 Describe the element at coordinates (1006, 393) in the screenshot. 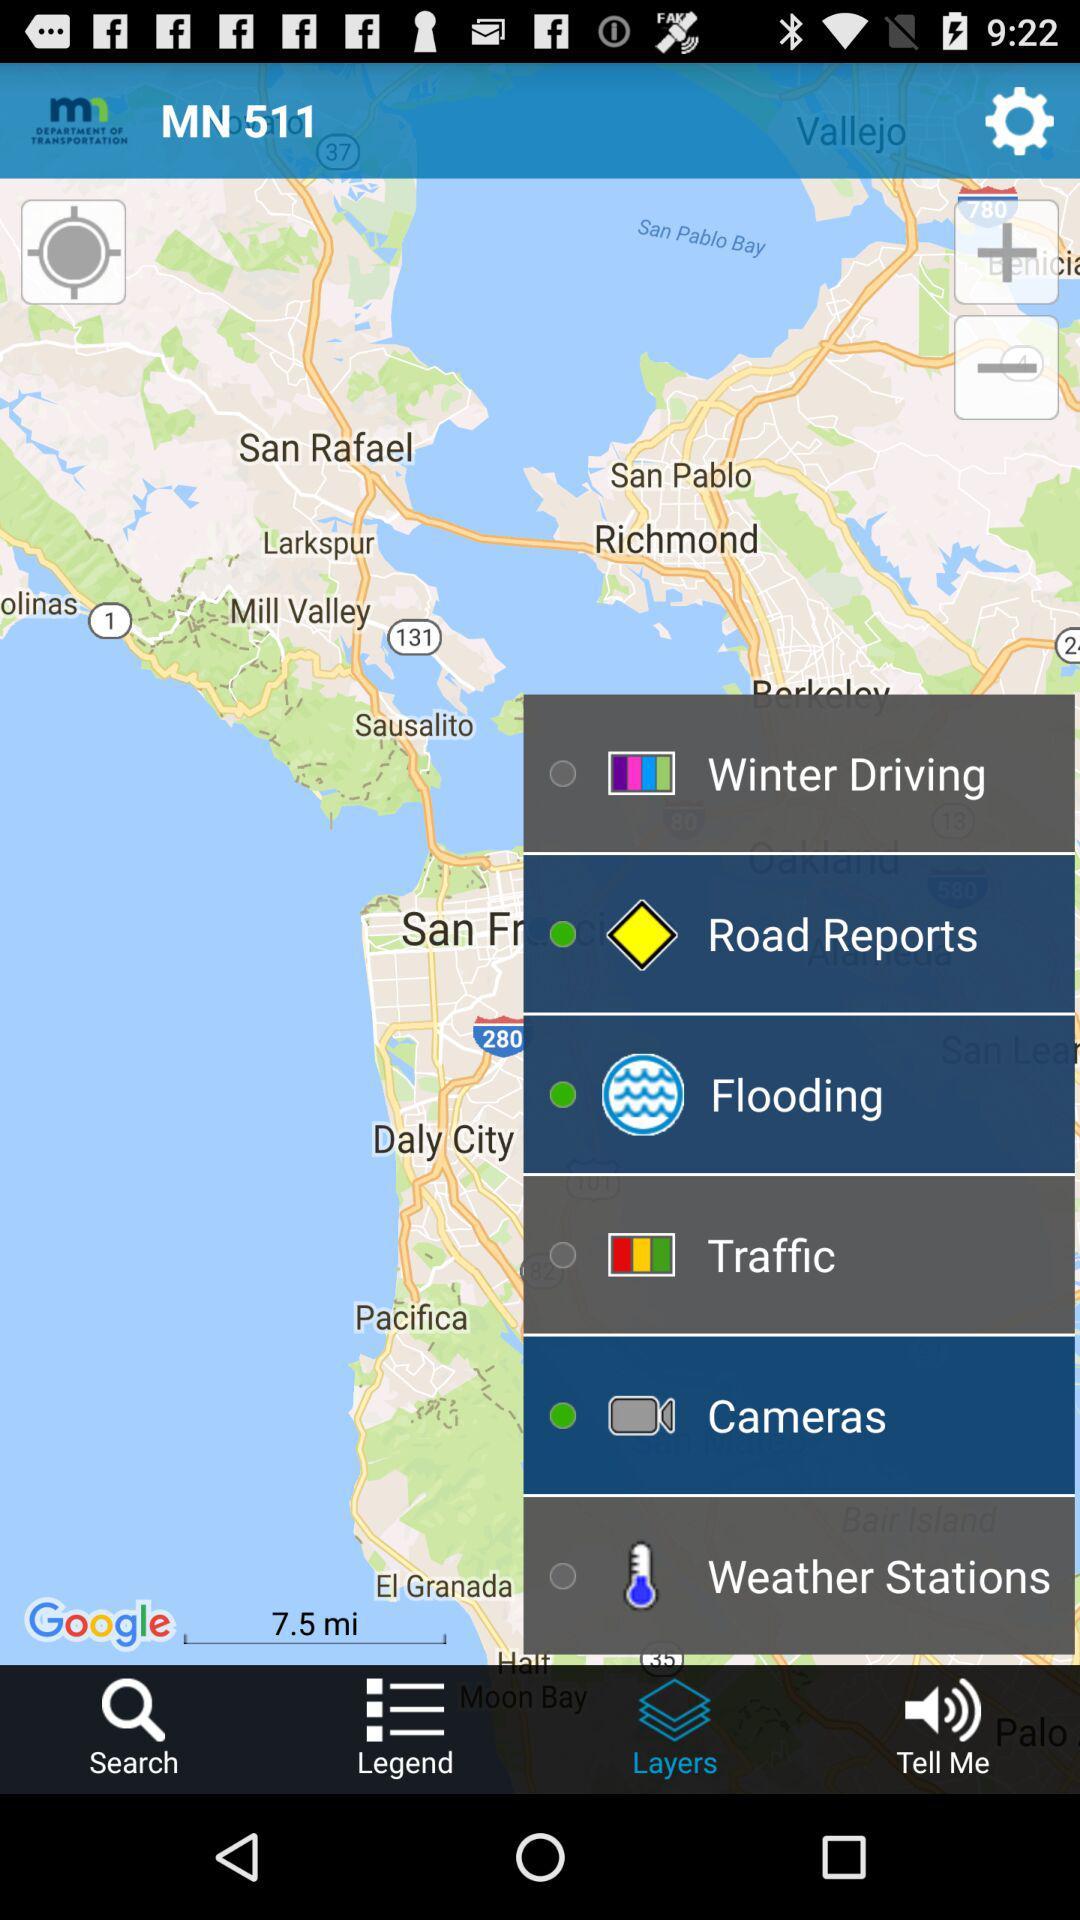

I see `the minus icon` at that location.